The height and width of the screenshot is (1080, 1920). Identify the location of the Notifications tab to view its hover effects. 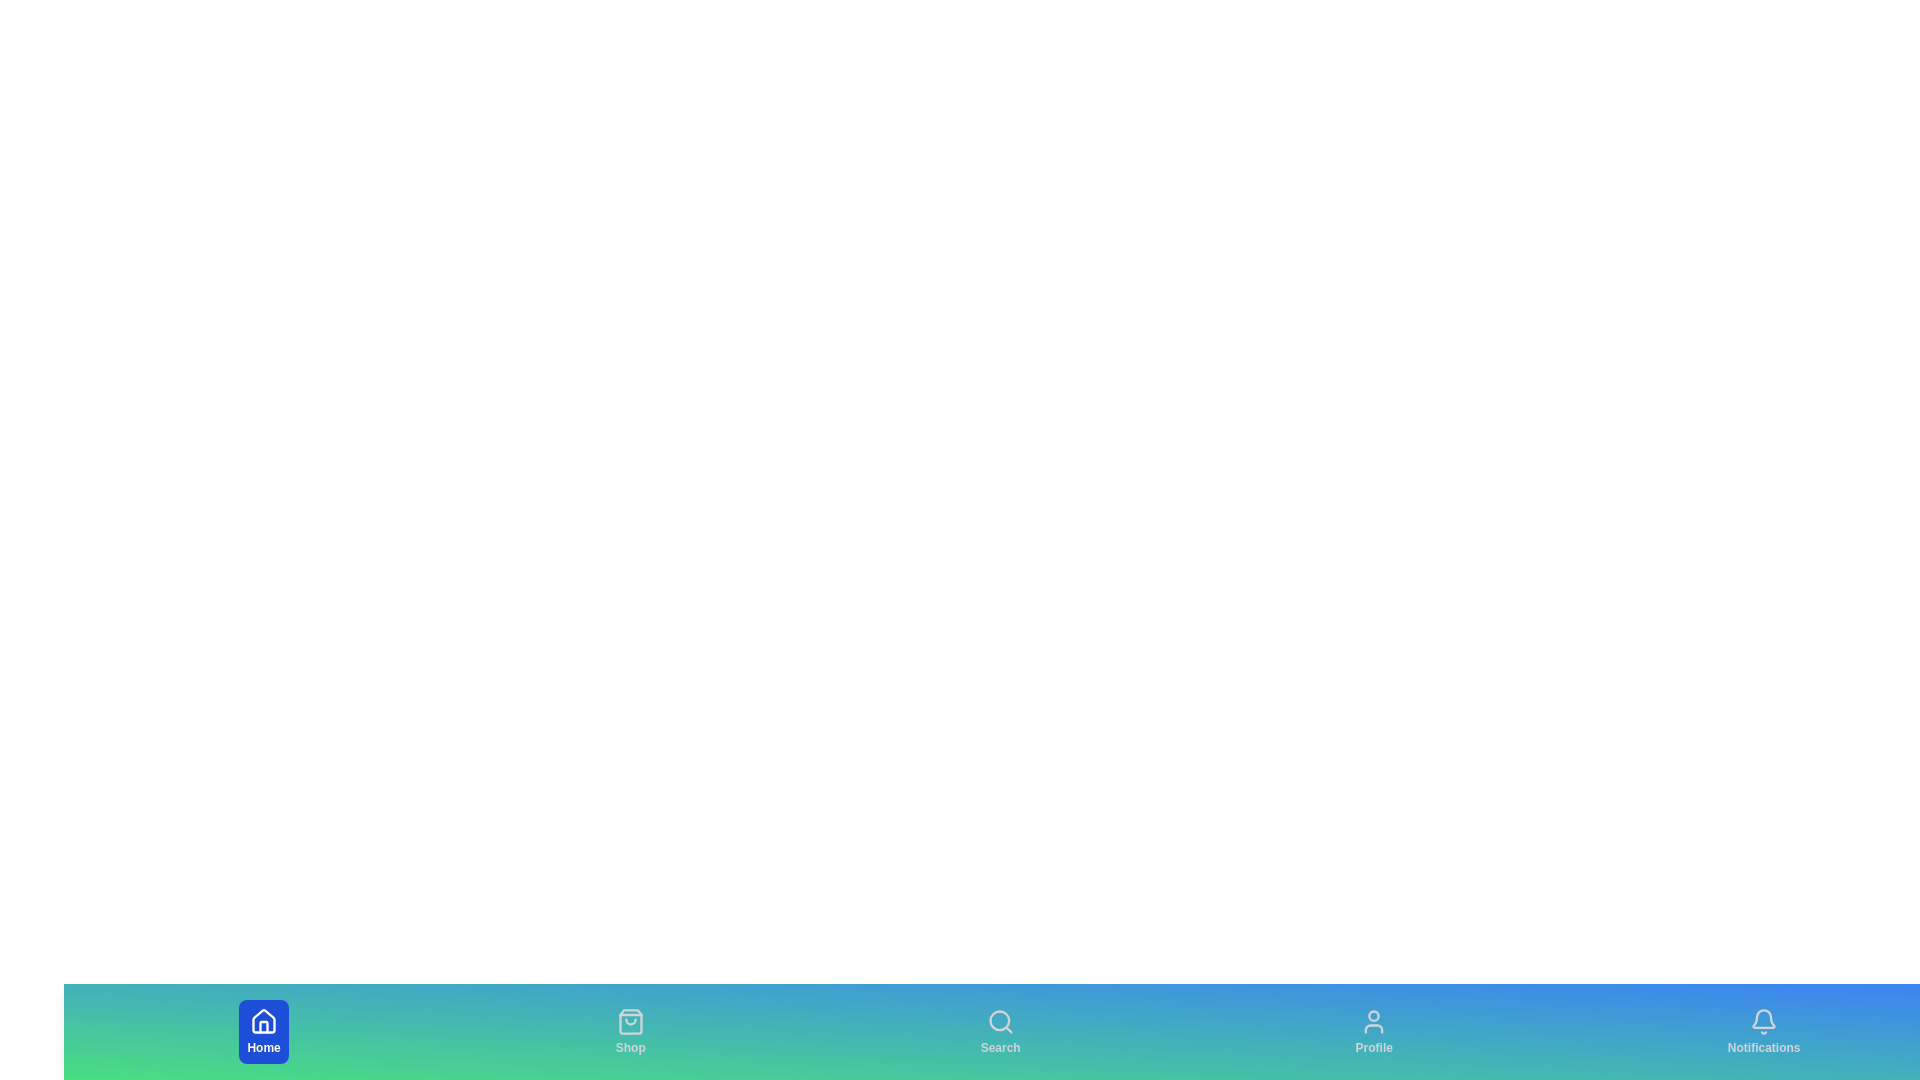
(1764, 1032).